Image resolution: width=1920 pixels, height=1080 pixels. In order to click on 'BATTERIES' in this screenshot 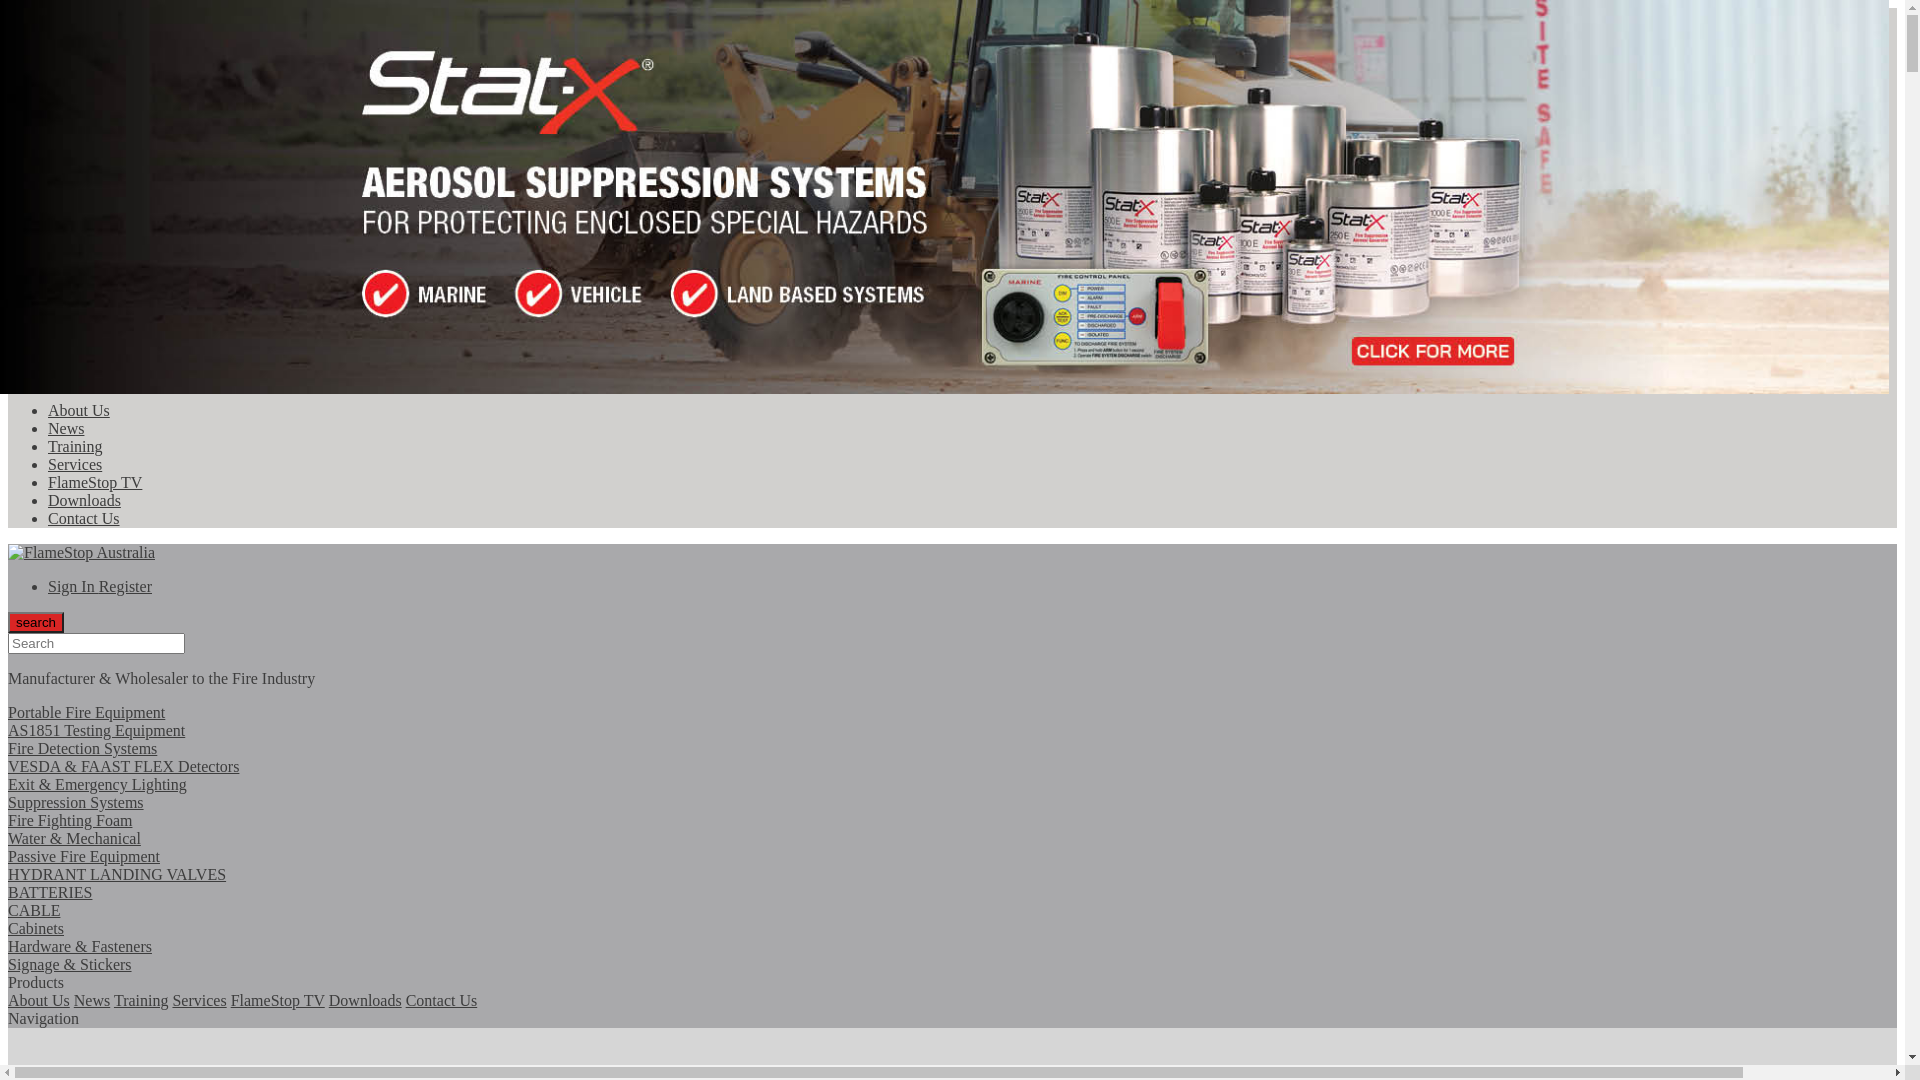, I will do `click(8, 901)`.